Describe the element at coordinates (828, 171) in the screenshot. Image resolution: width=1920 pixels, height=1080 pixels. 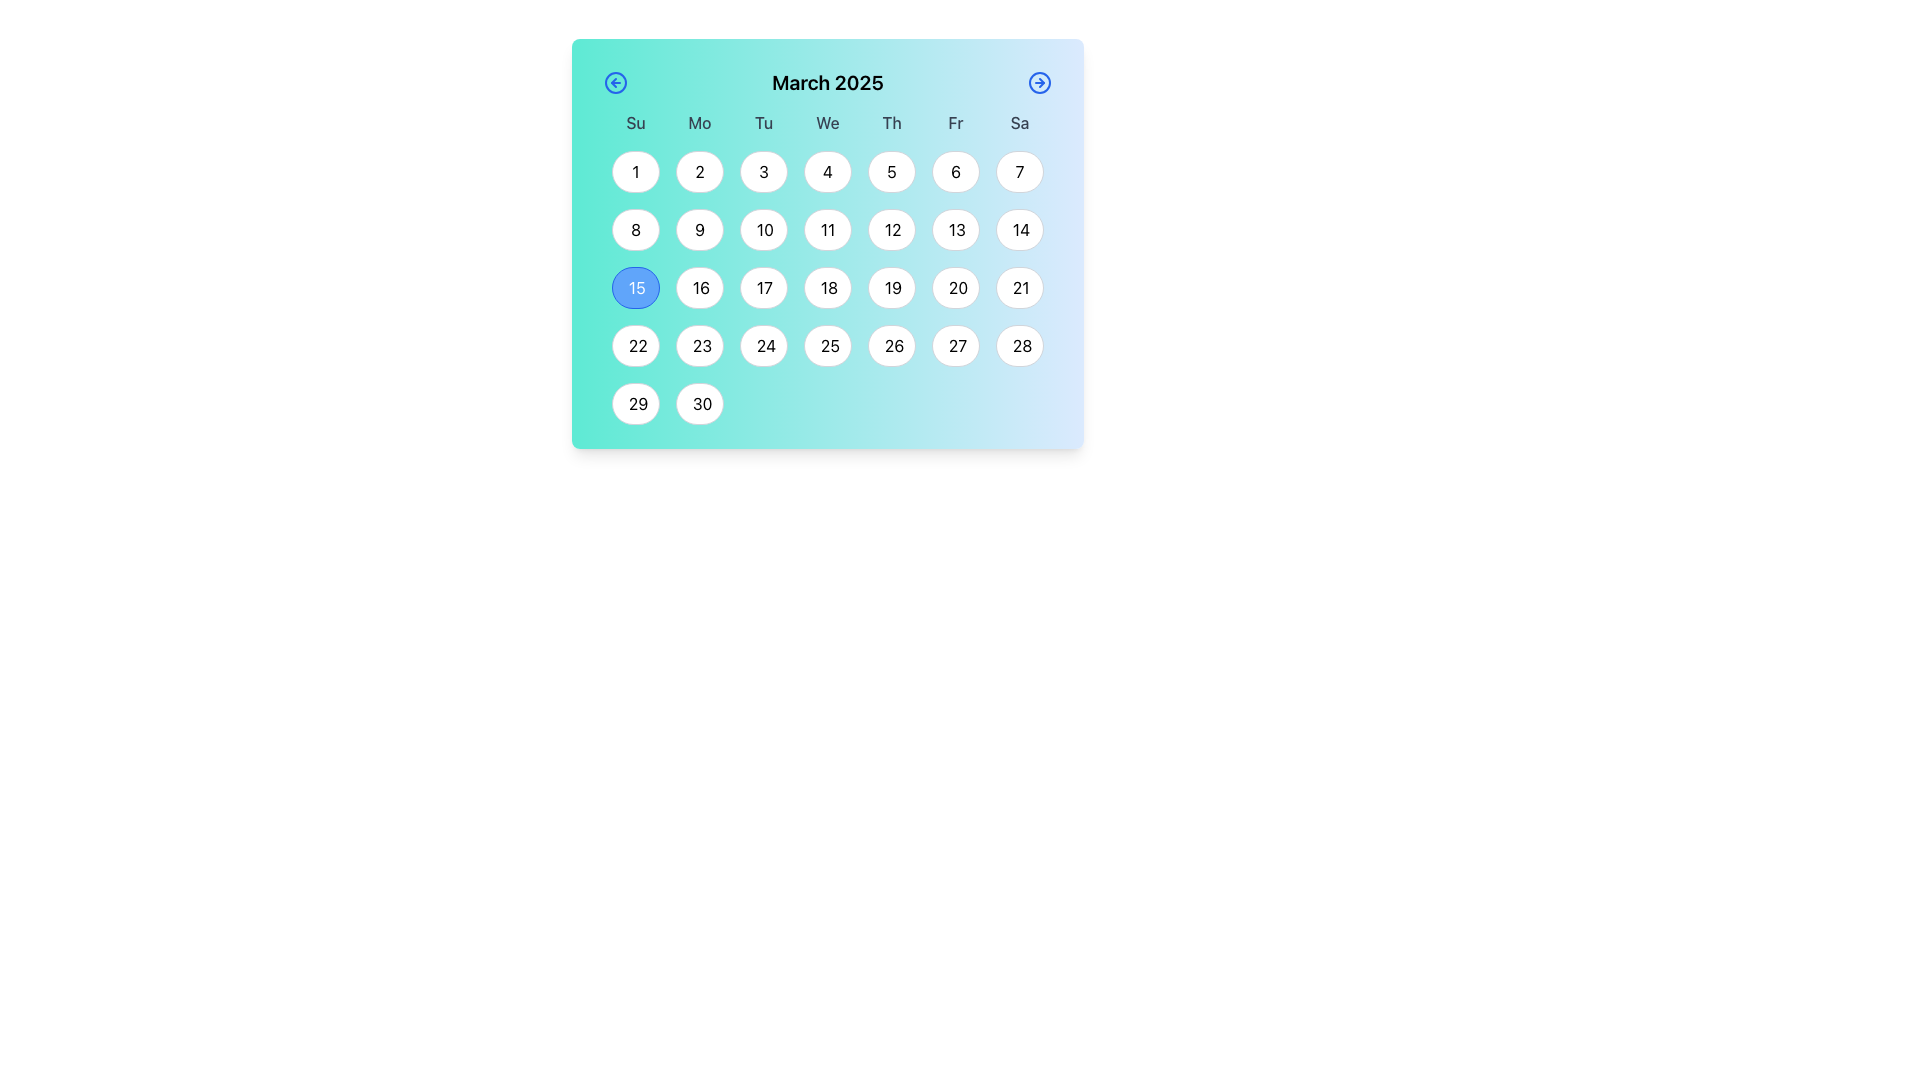
I see `the circular button labeled '4' in the calendar grid` at that location.